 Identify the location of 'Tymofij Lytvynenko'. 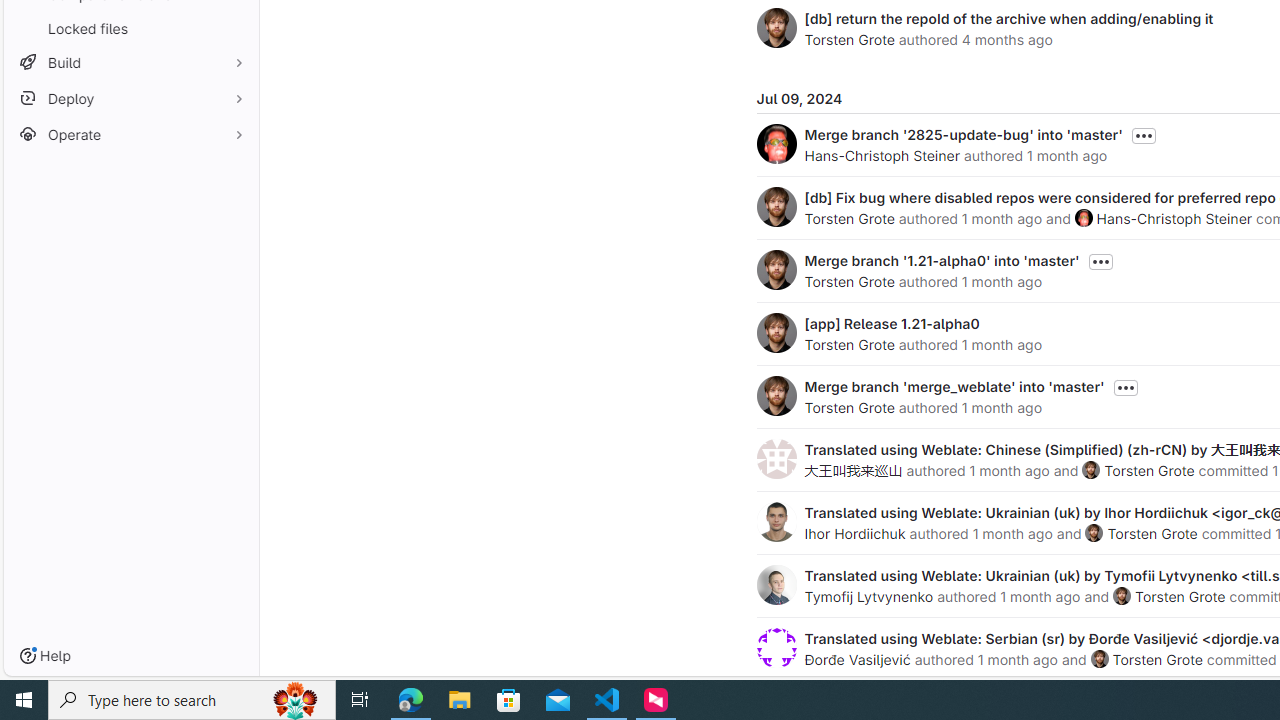
(869, 595).